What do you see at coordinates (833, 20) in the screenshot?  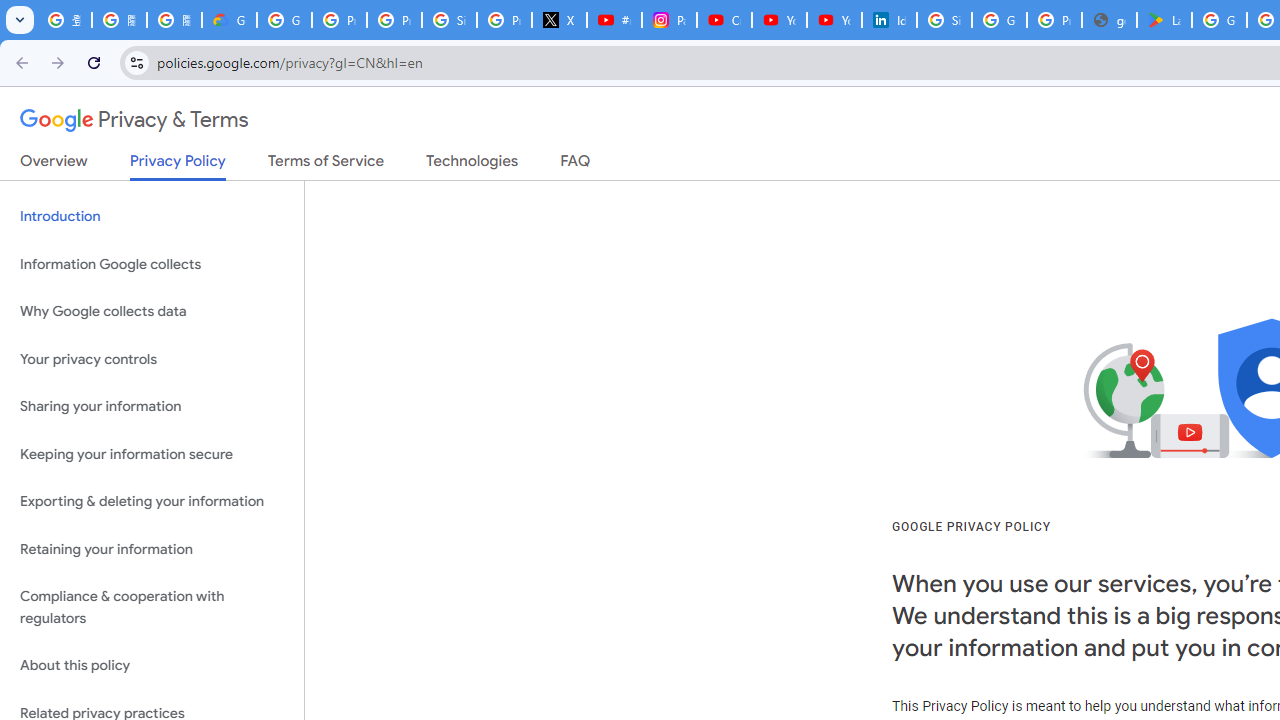 I see `'YouTube Culture & Trends - YouTube Top 10, 2021'` at bounding box center [833, 20].